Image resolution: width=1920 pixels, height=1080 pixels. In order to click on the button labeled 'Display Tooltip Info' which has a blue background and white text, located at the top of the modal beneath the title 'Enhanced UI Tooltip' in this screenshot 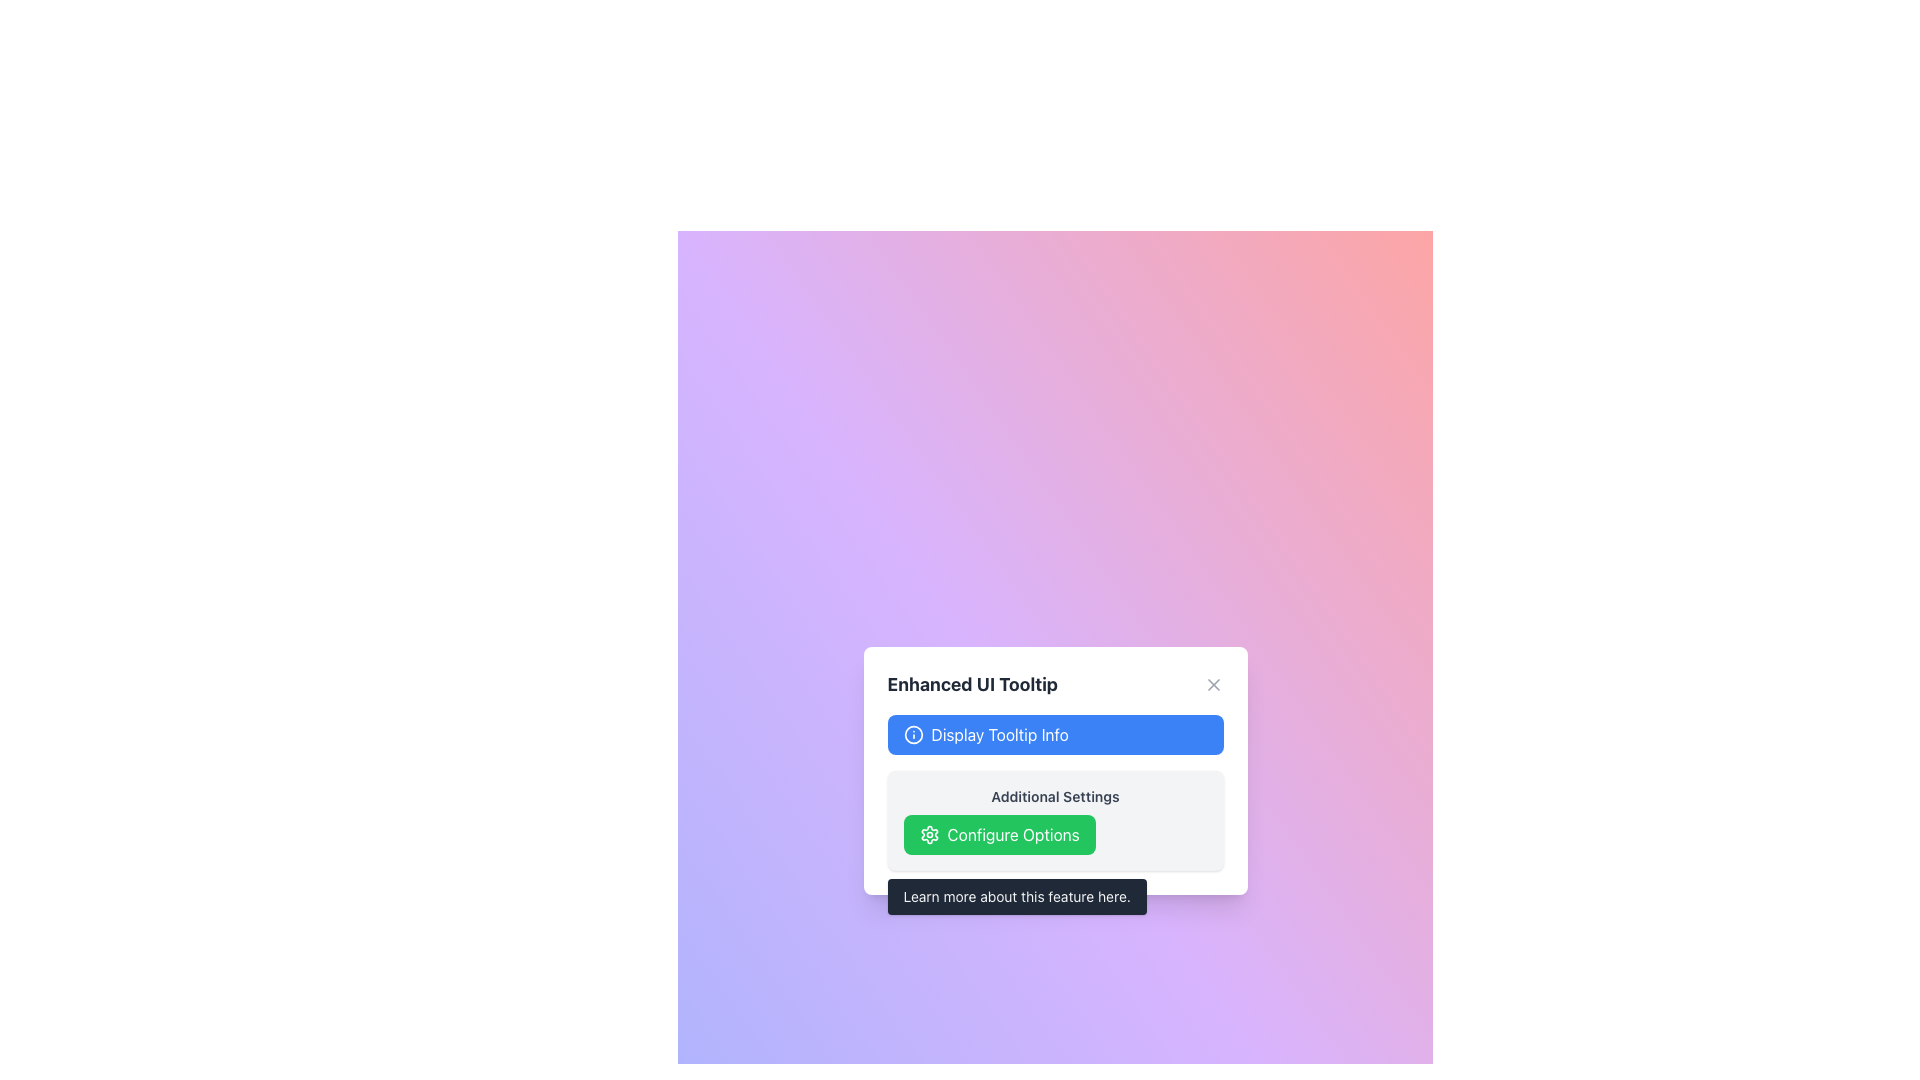, I will do `click(1054, 735)`.